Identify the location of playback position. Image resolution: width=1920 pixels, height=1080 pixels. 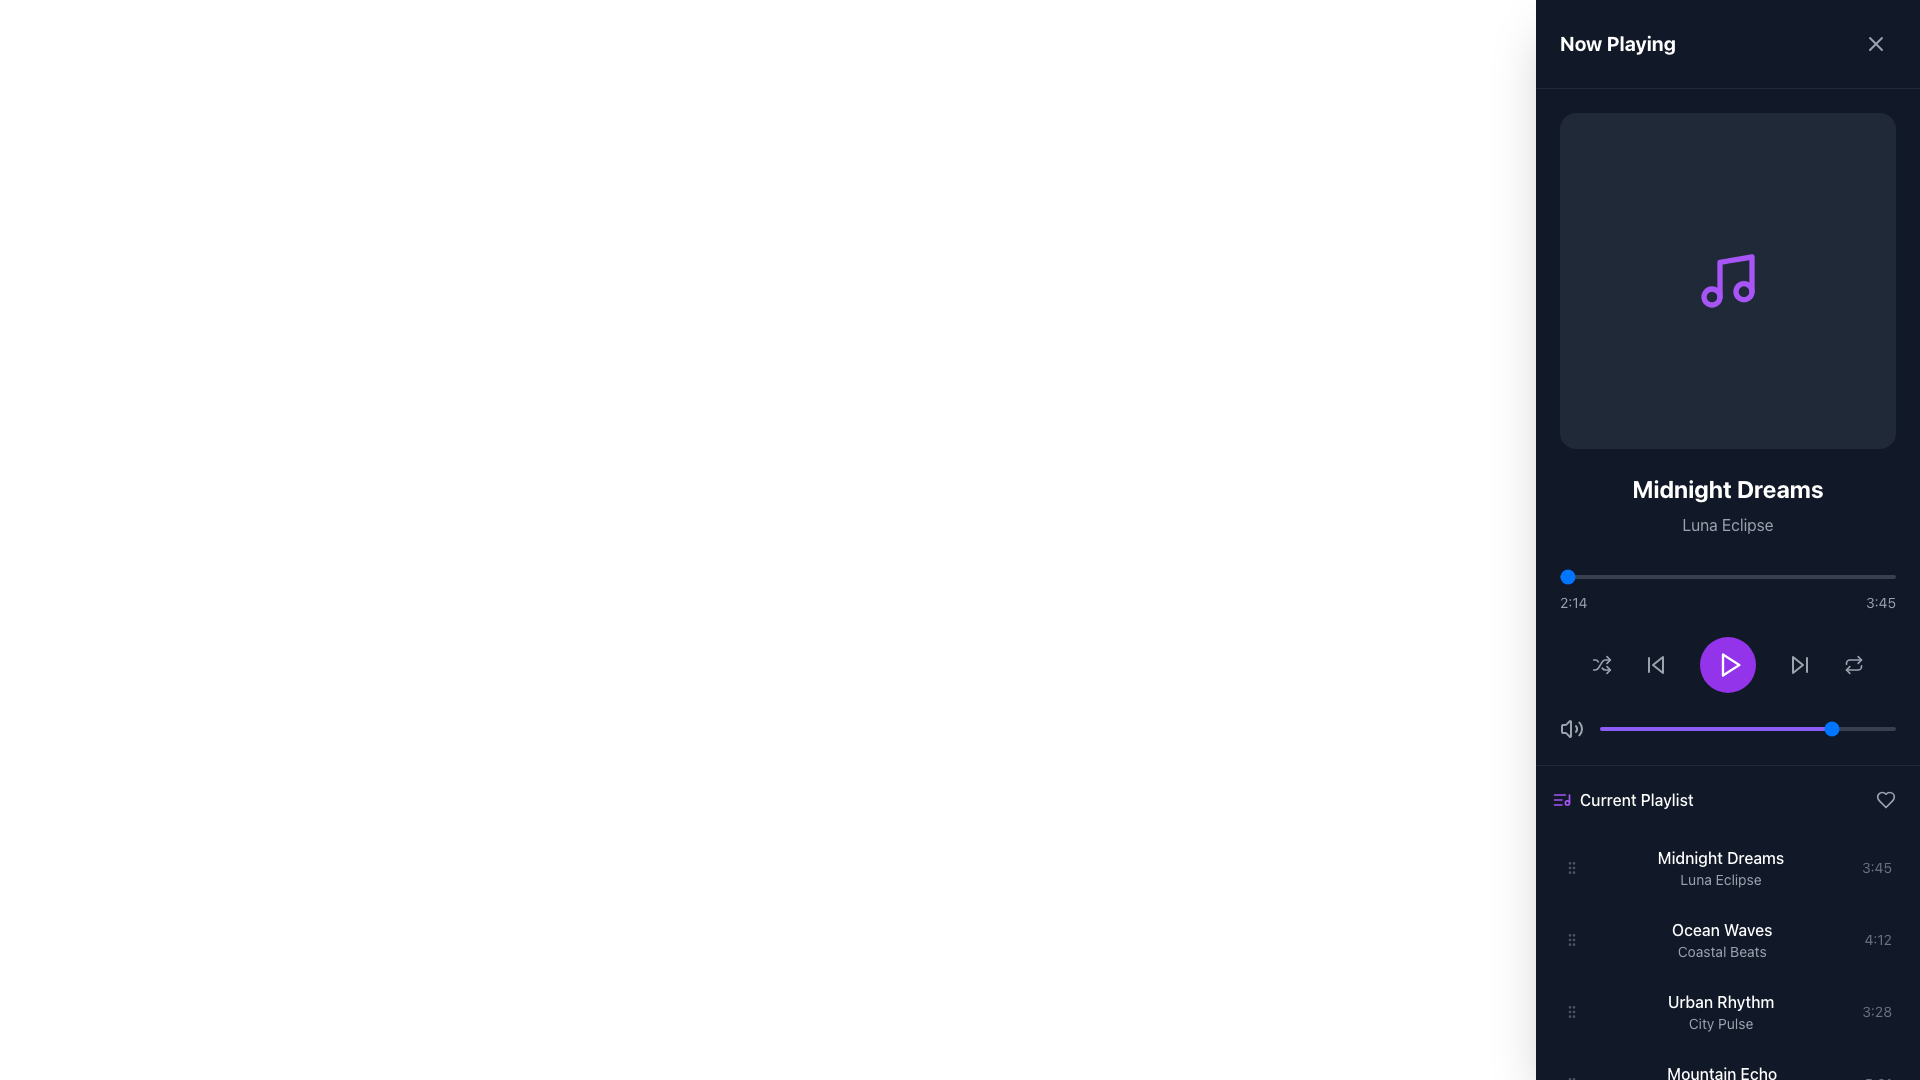
(1798, 577).